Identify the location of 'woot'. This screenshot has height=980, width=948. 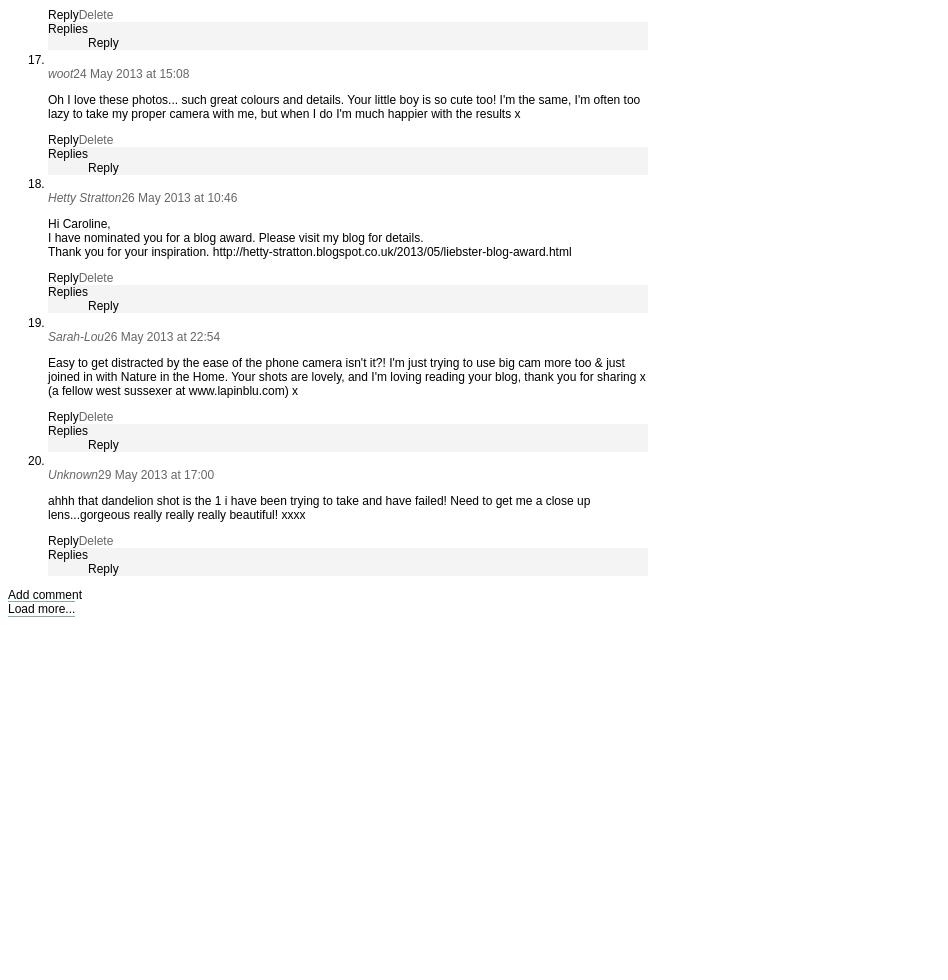
(47, 73).